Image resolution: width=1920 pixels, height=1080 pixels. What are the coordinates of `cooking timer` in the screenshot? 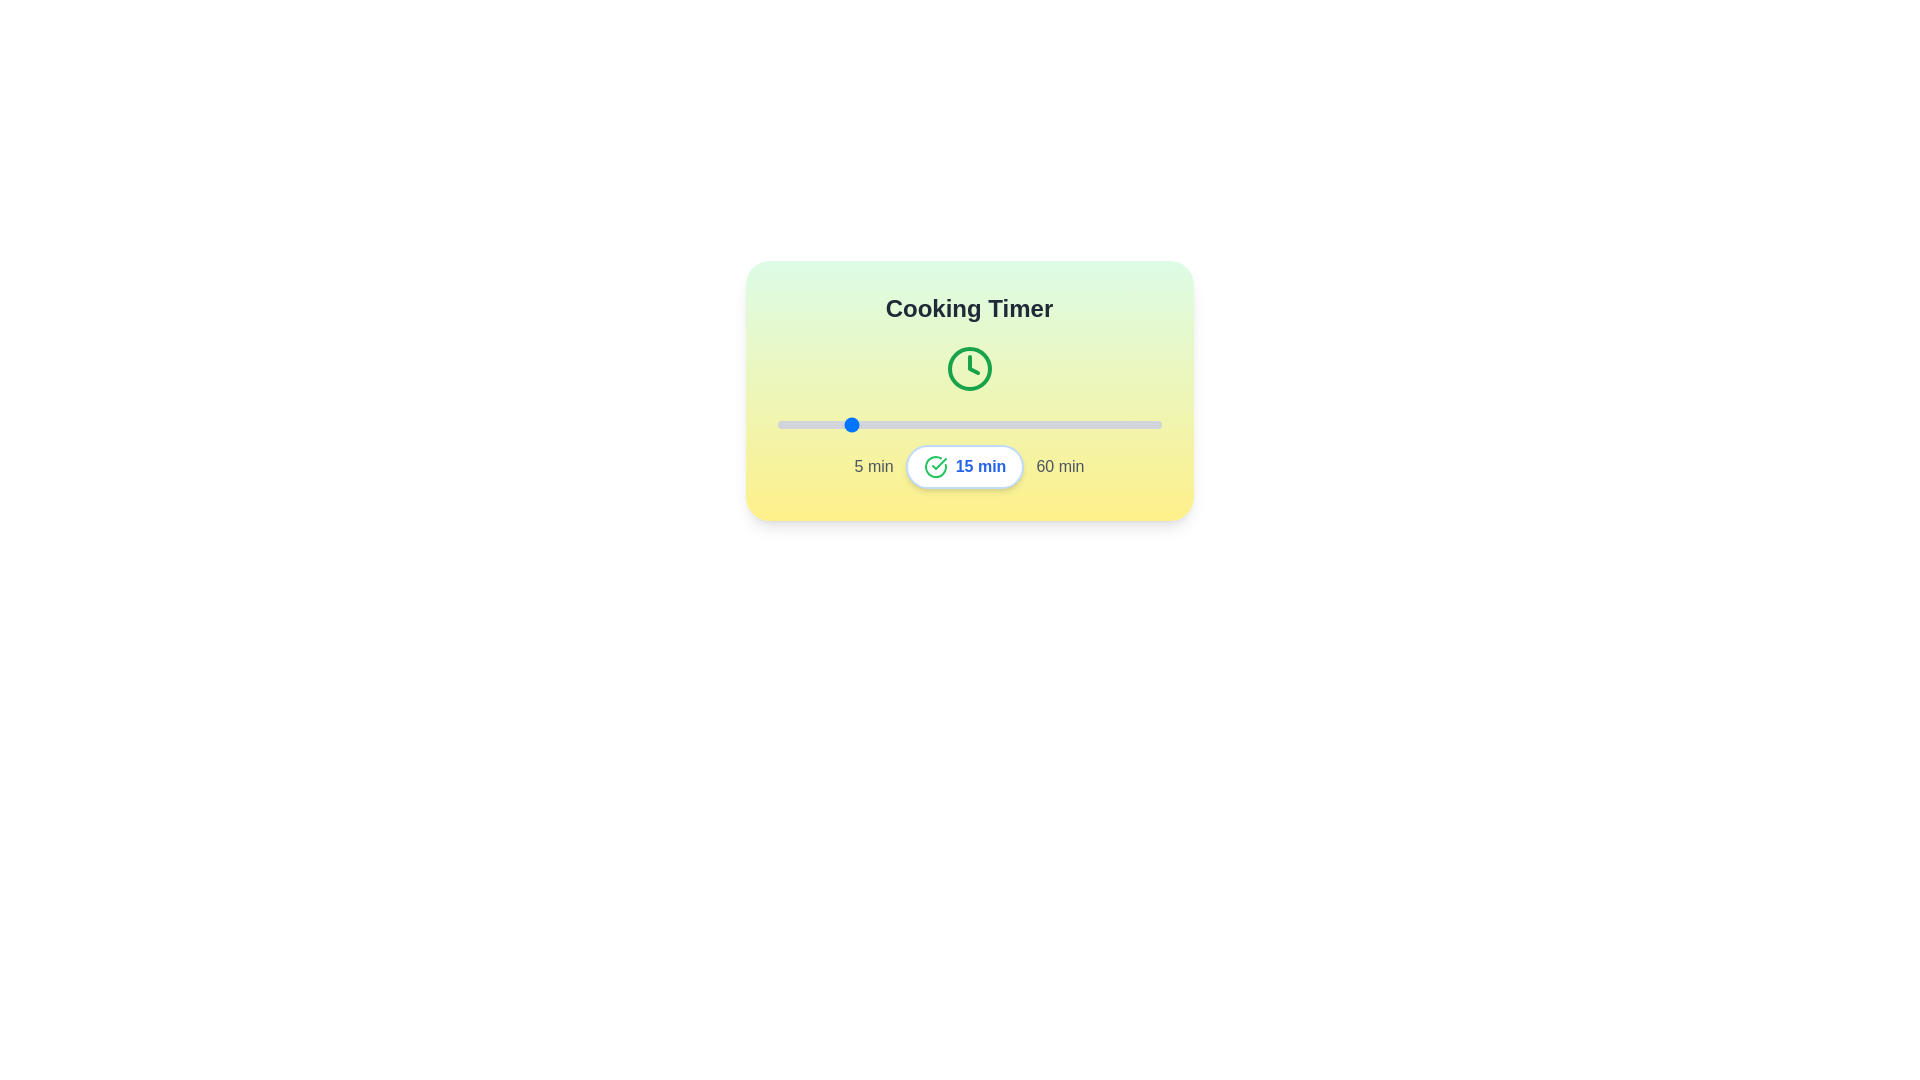 It's located at (1133, 423).